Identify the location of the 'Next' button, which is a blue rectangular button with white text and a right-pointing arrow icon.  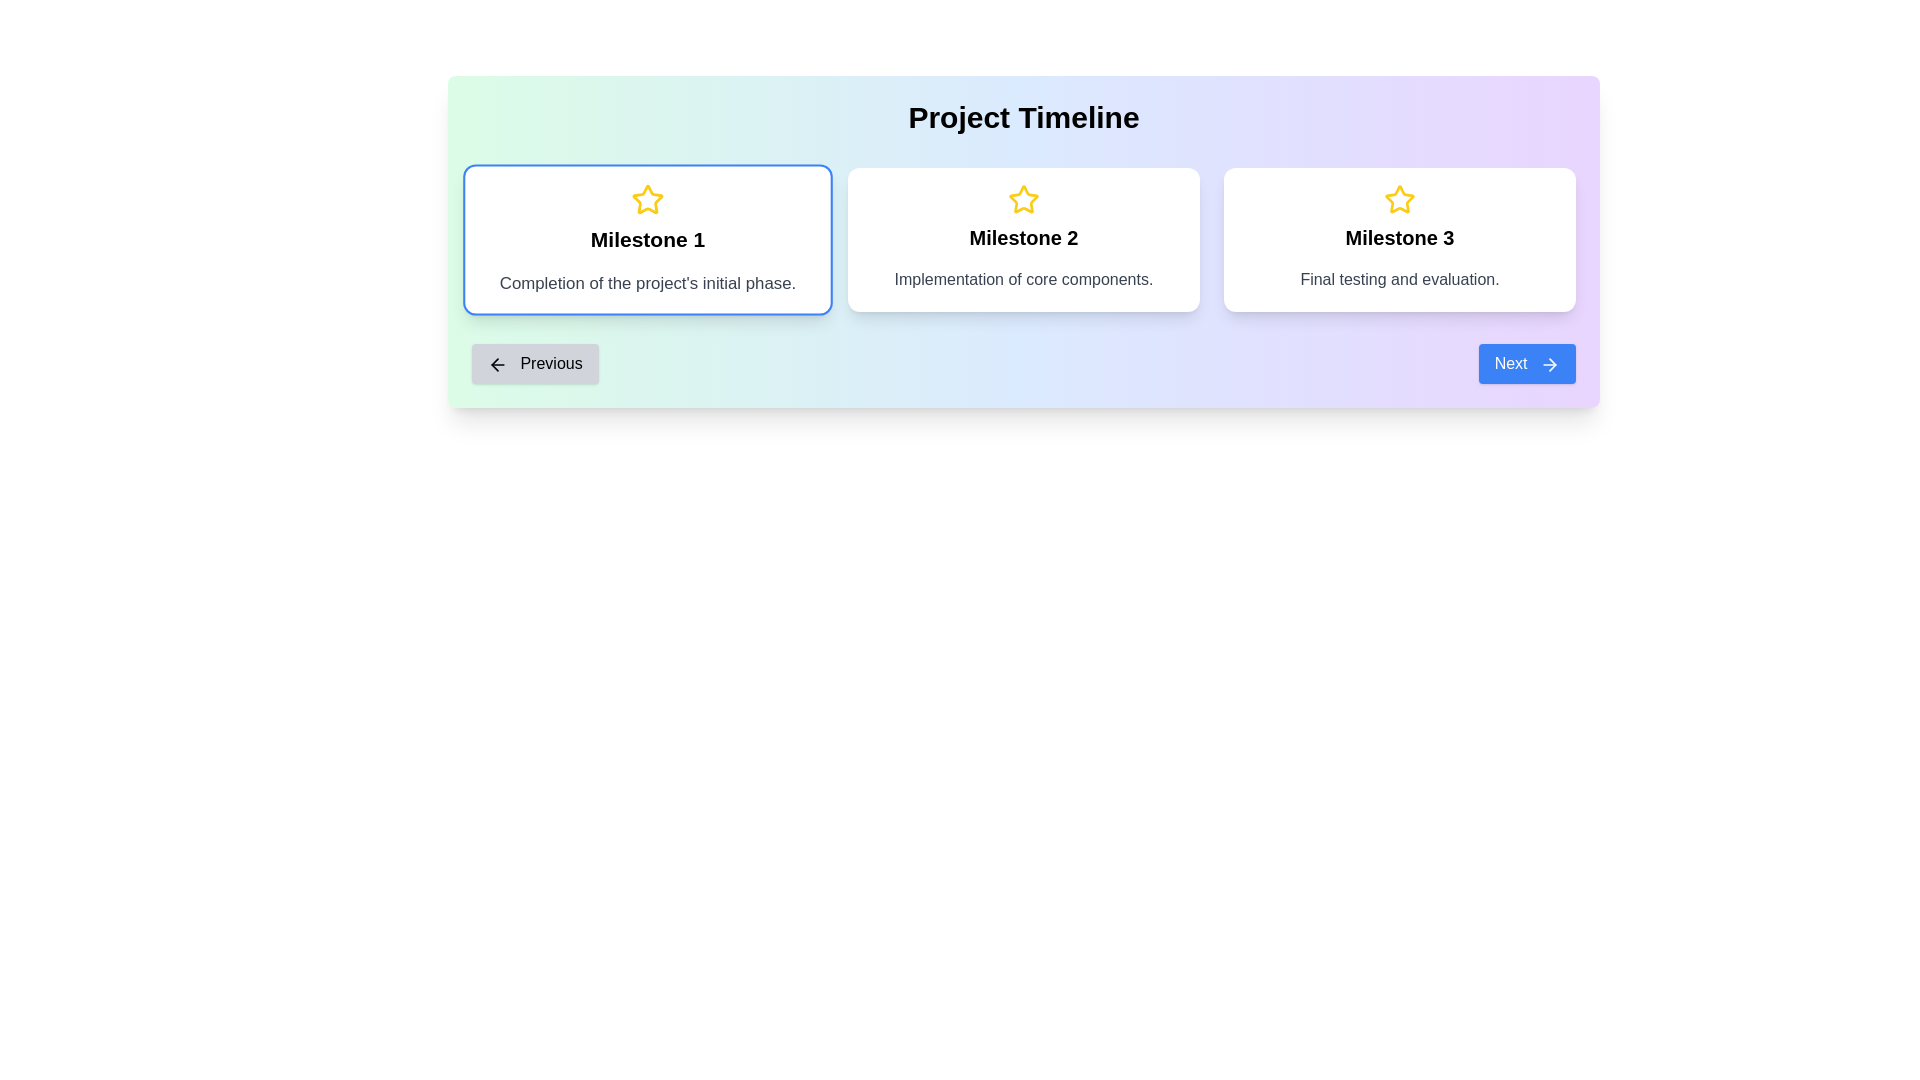
(1526, 363).